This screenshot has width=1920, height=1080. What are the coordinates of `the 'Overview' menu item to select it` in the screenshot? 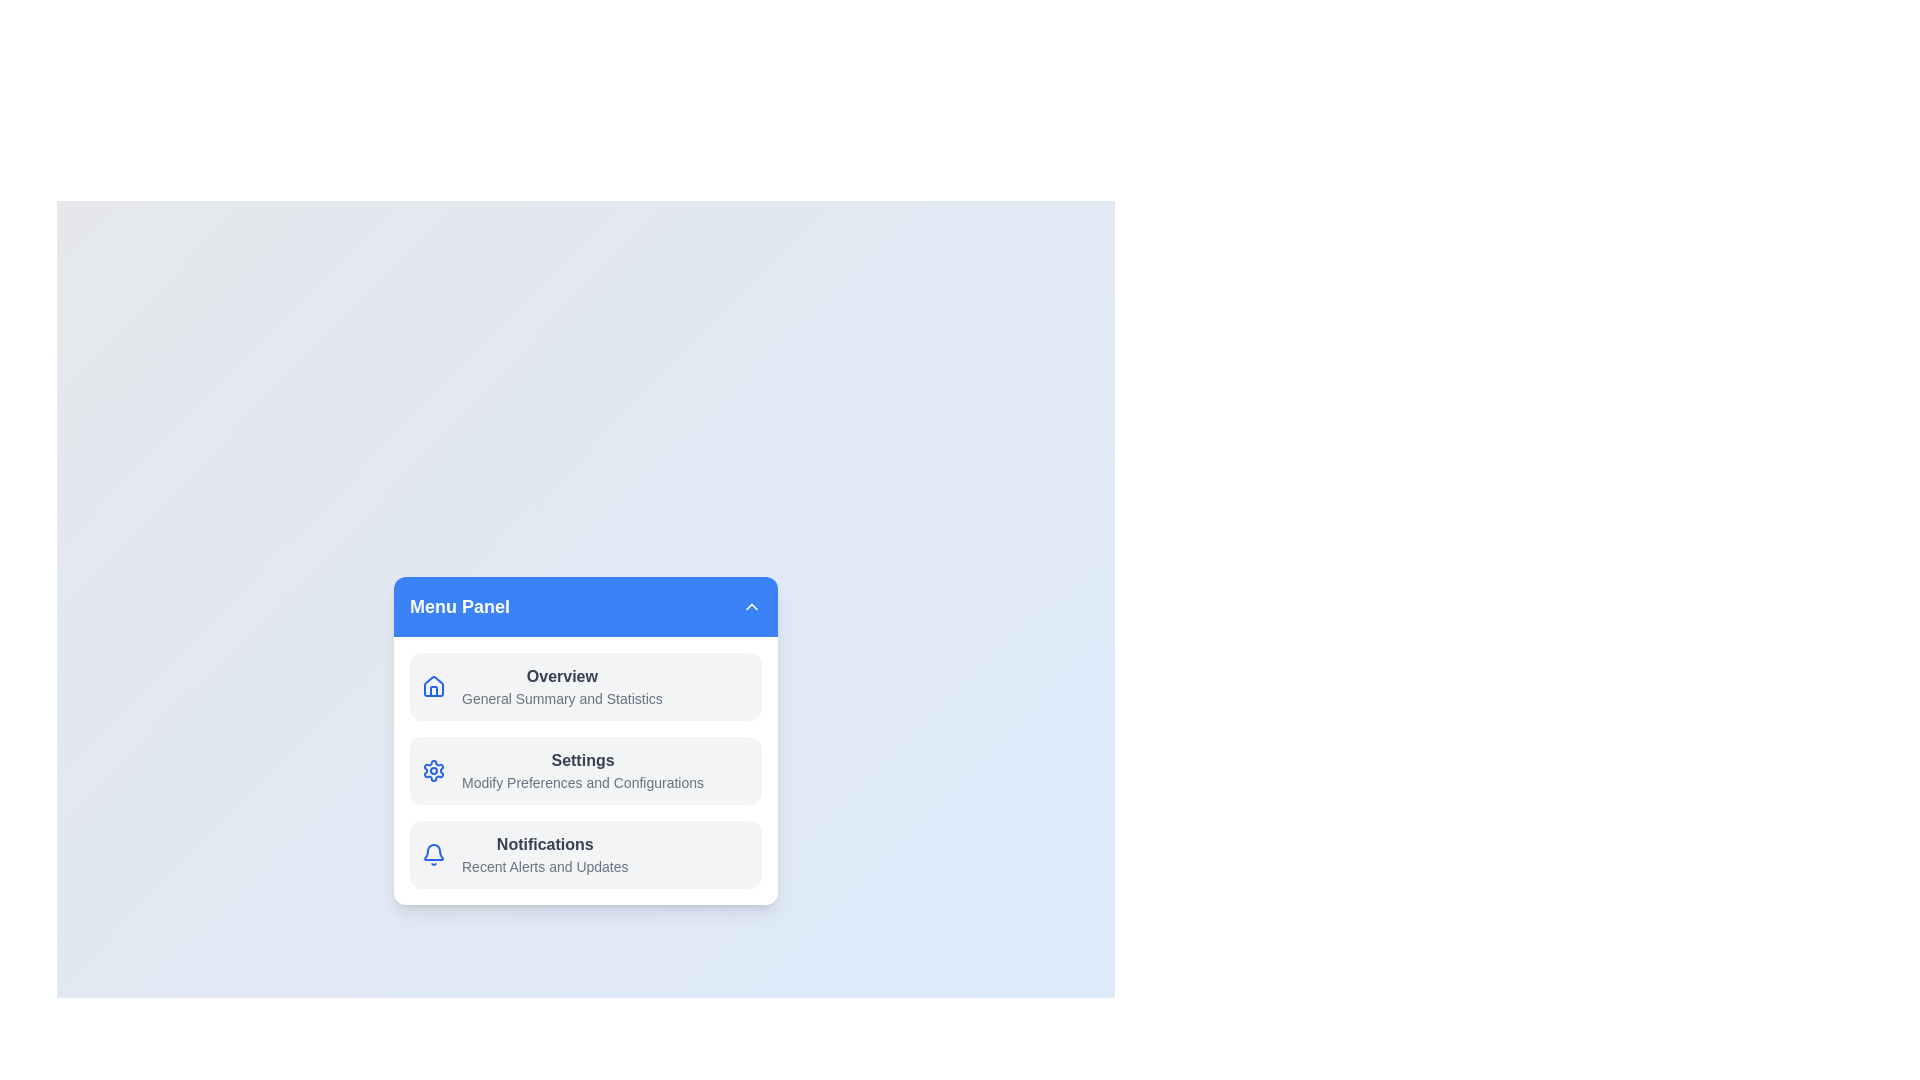 It's located at (584, 685).